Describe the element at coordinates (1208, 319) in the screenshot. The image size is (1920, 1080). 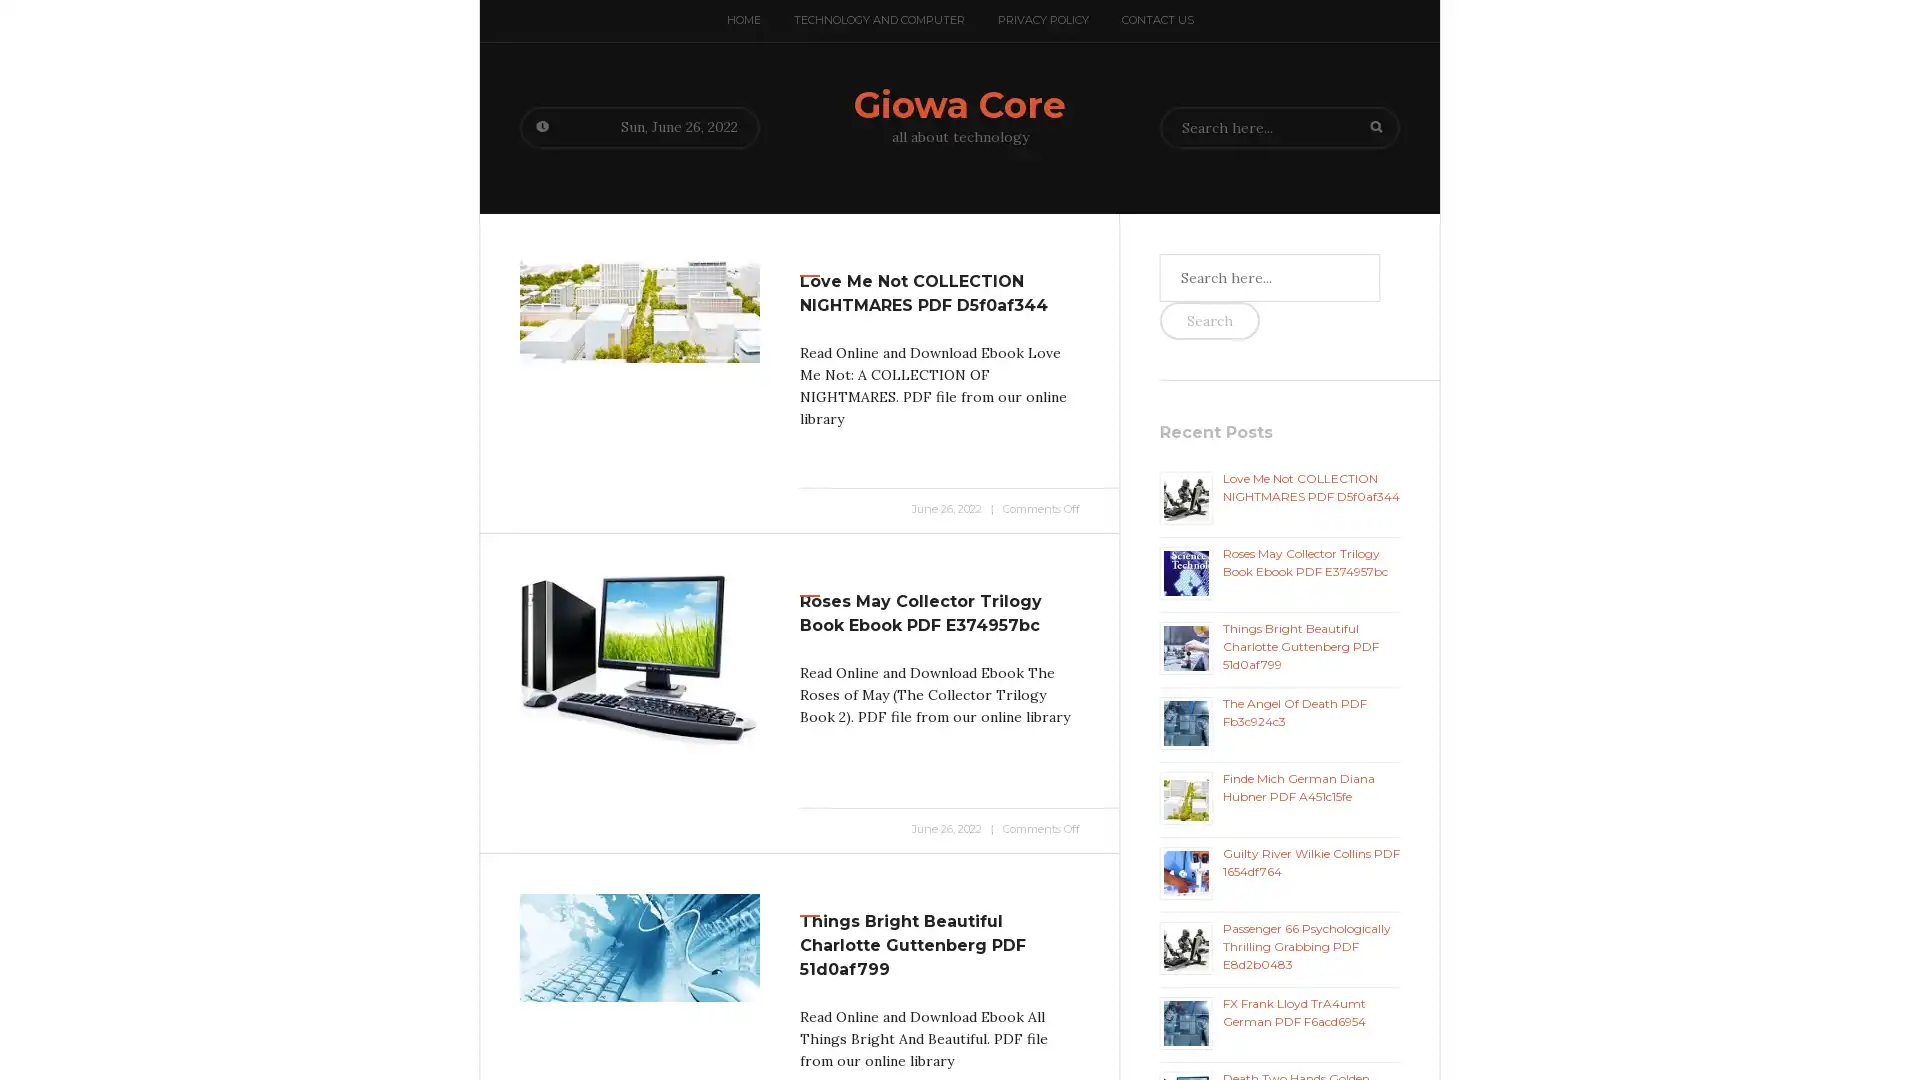
I see `Search` at that location.